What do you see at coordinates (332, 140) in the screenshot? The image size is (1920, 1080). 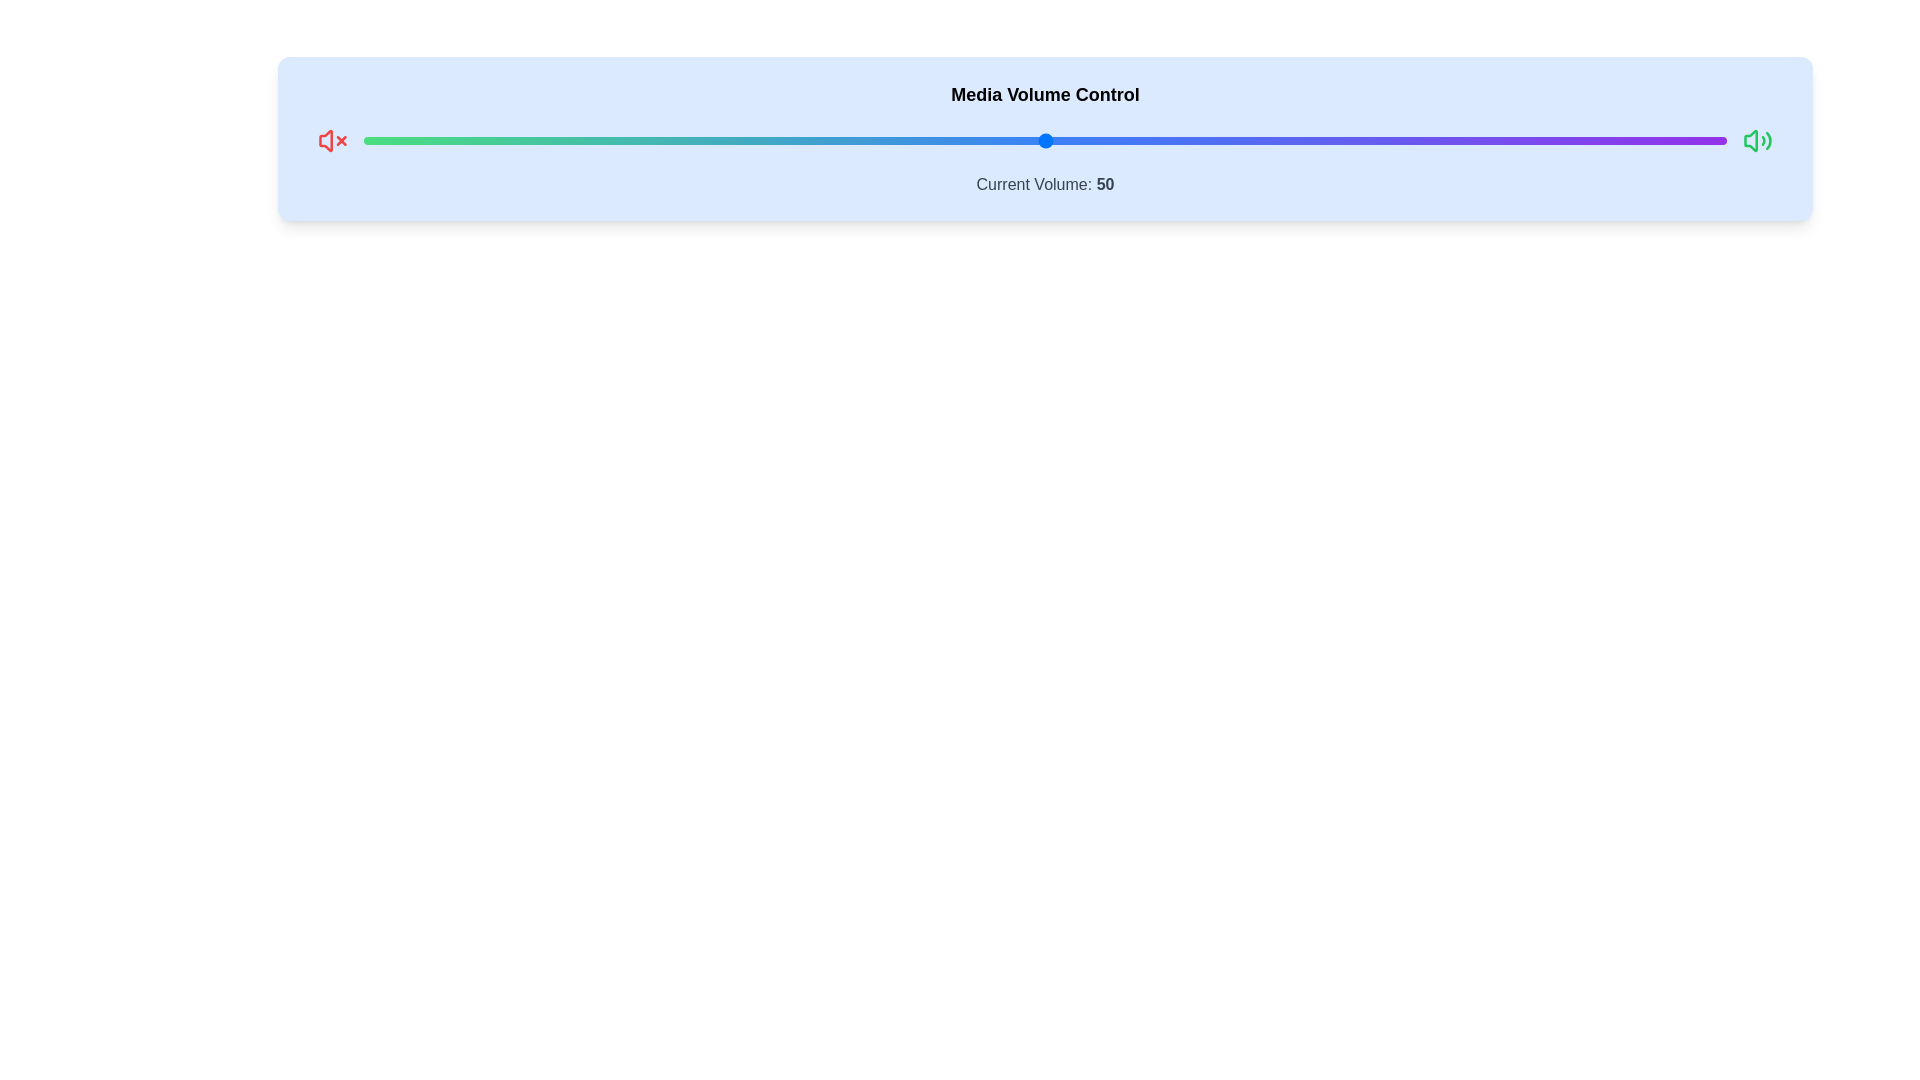 I see `the mute icon` at bounding box center [332, 140].